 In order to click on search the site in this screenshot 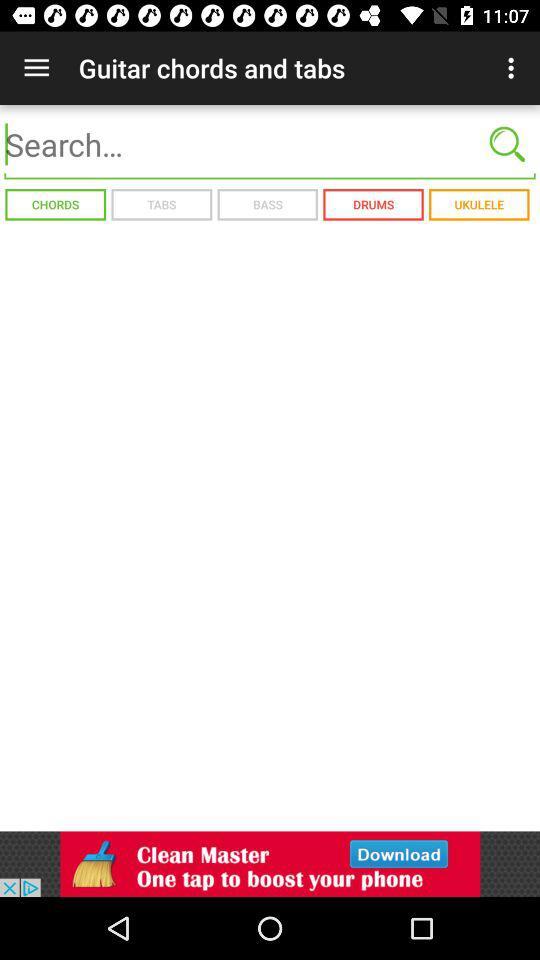, I will do `click(270, 143)`.